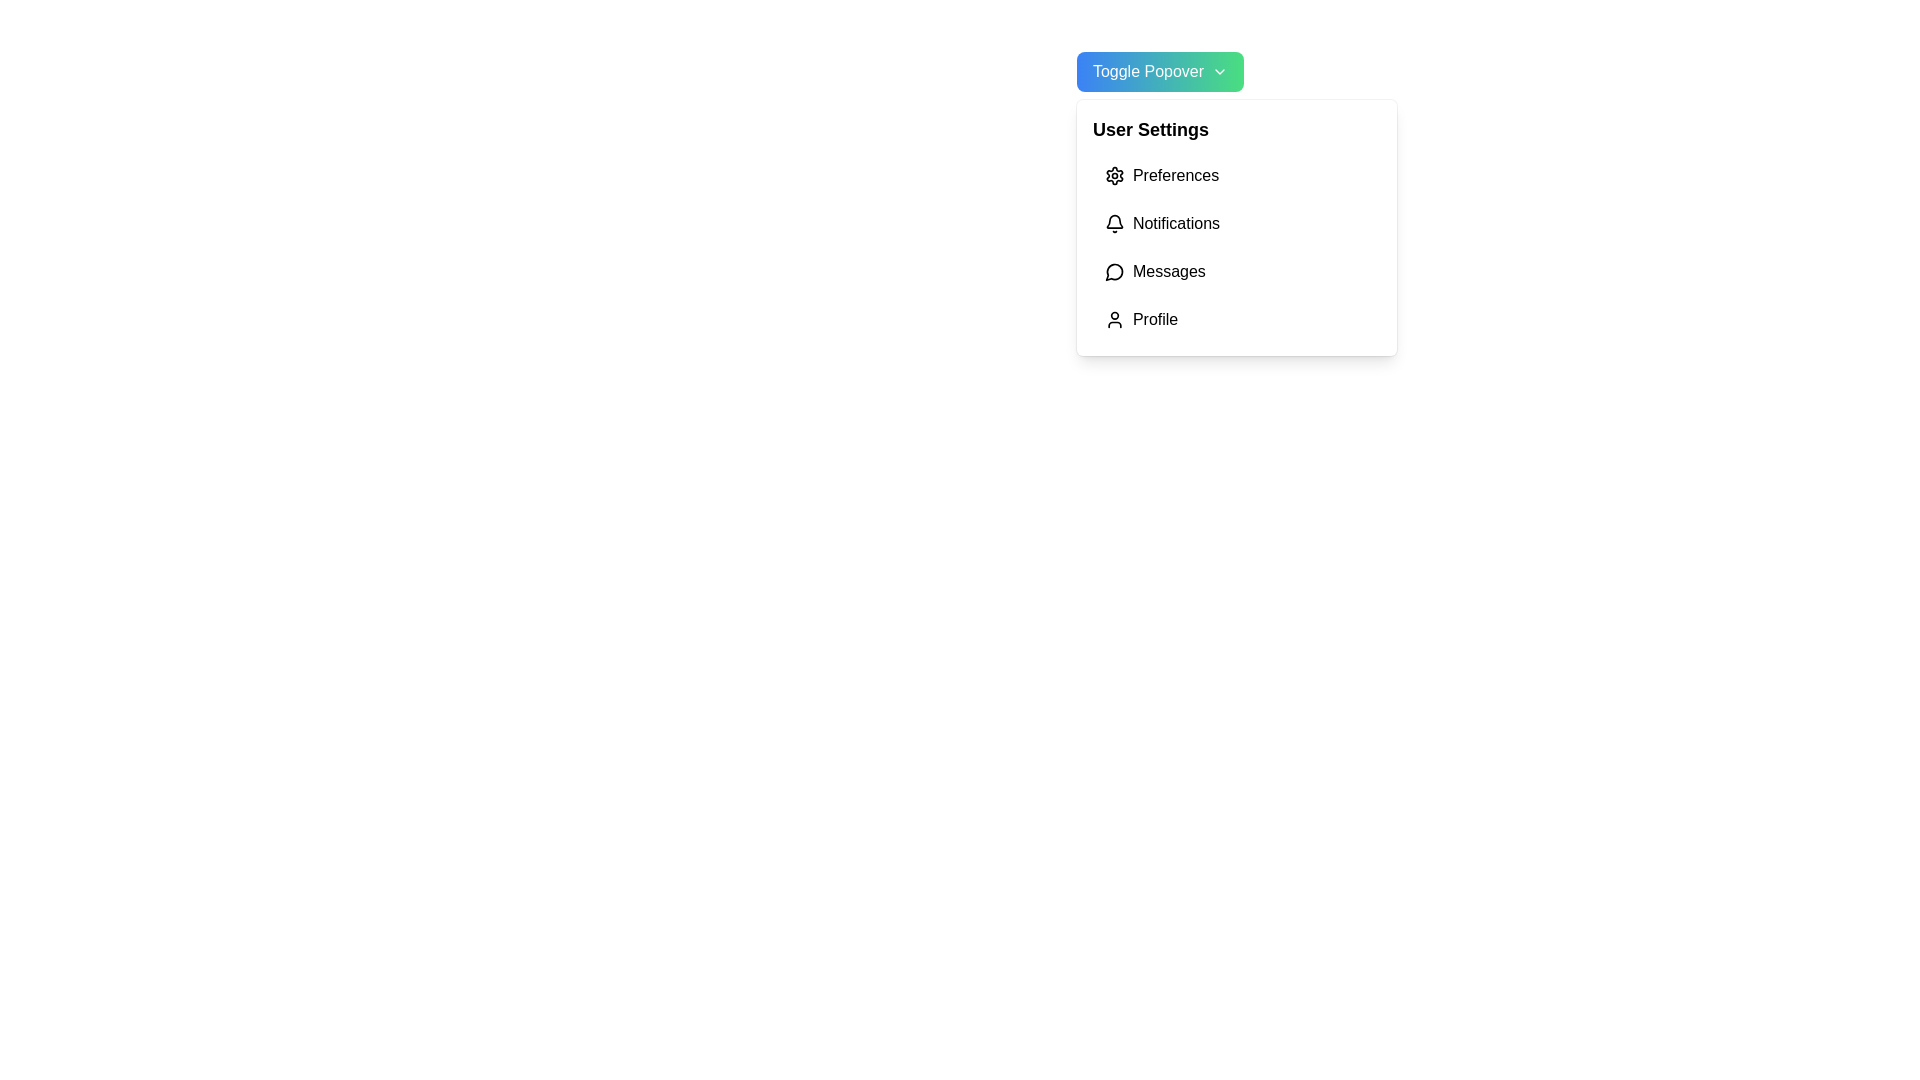  I want to click on text label 'Messages' located in the User Settings menu, positioned third in the vertical navigation, below 'Notifications' and above 'Profile', so click(1169, 272).